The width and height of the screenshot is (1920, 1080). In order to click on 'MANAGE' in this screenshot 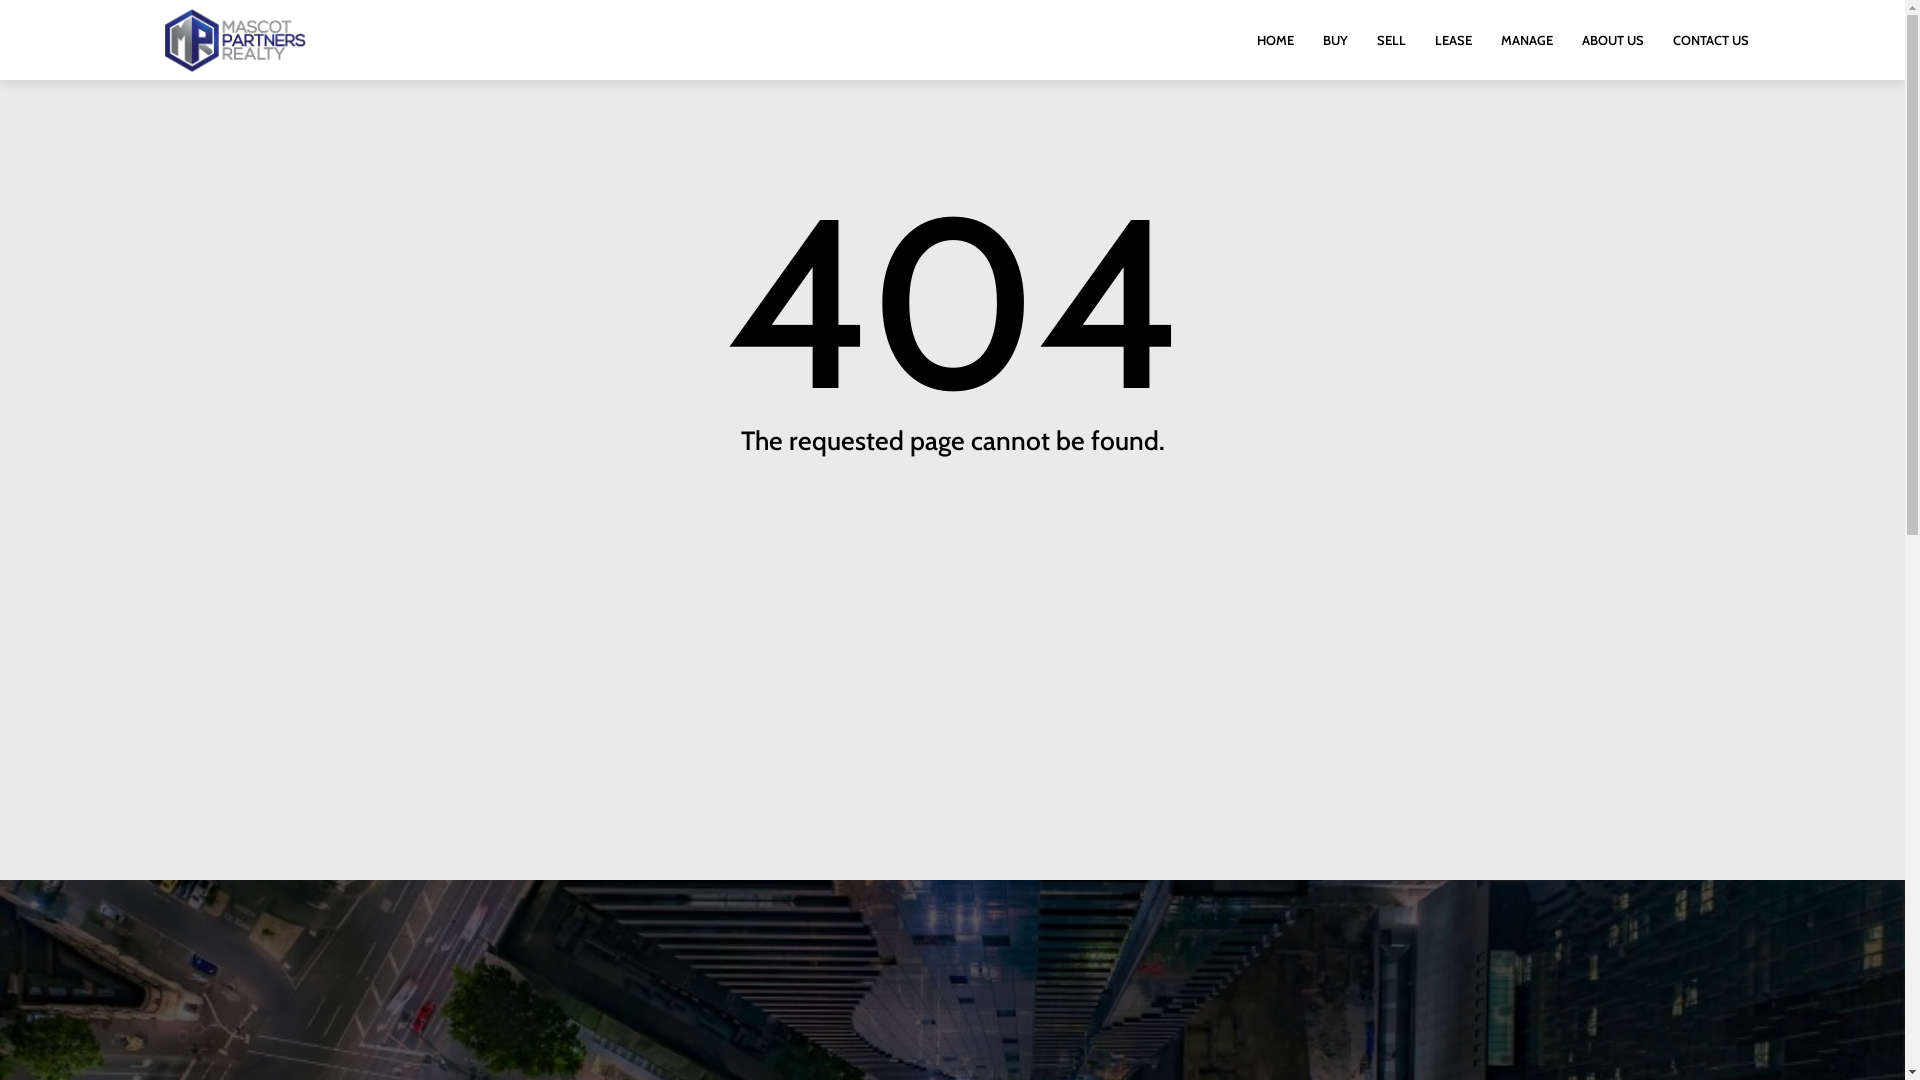, I will do `click(1525, 39)`.